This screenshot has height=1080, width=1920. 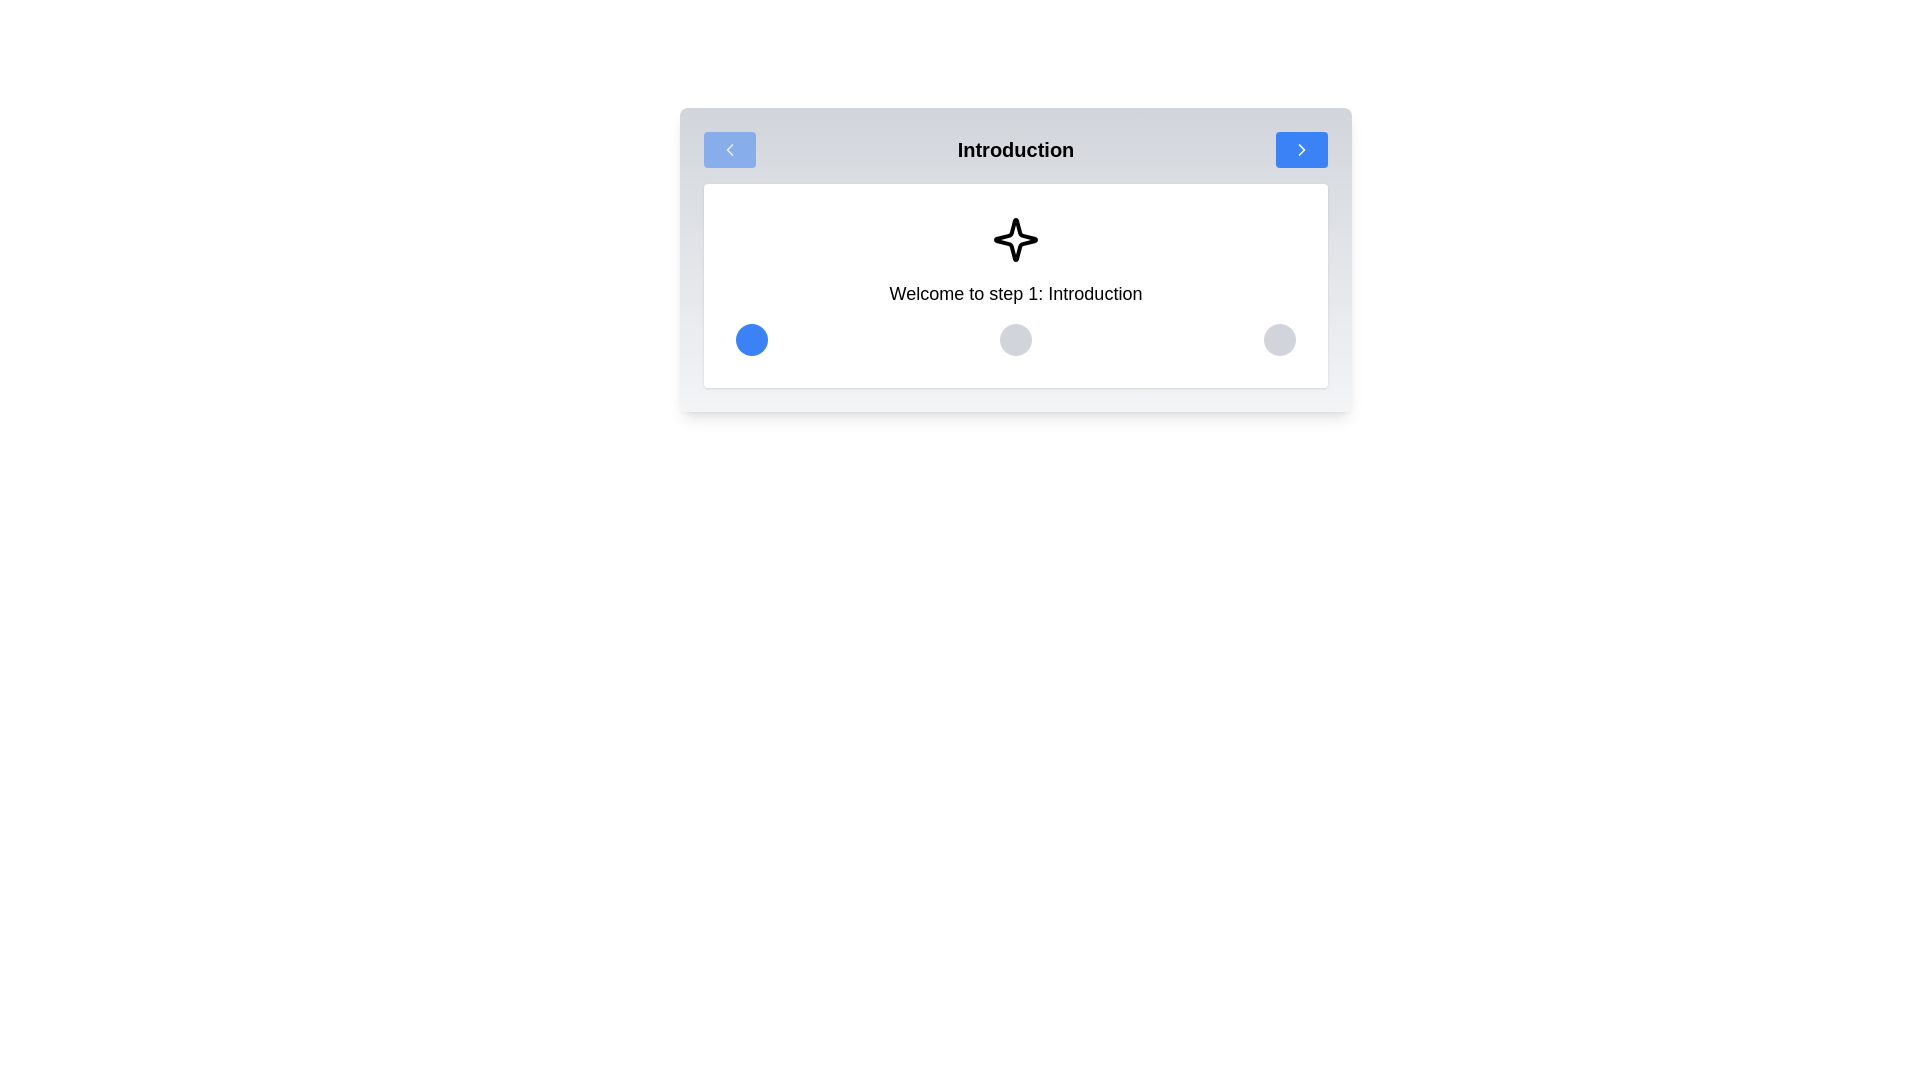 I want to click on the sparkle icon in the center of the component, so click(x=1016, y=238).